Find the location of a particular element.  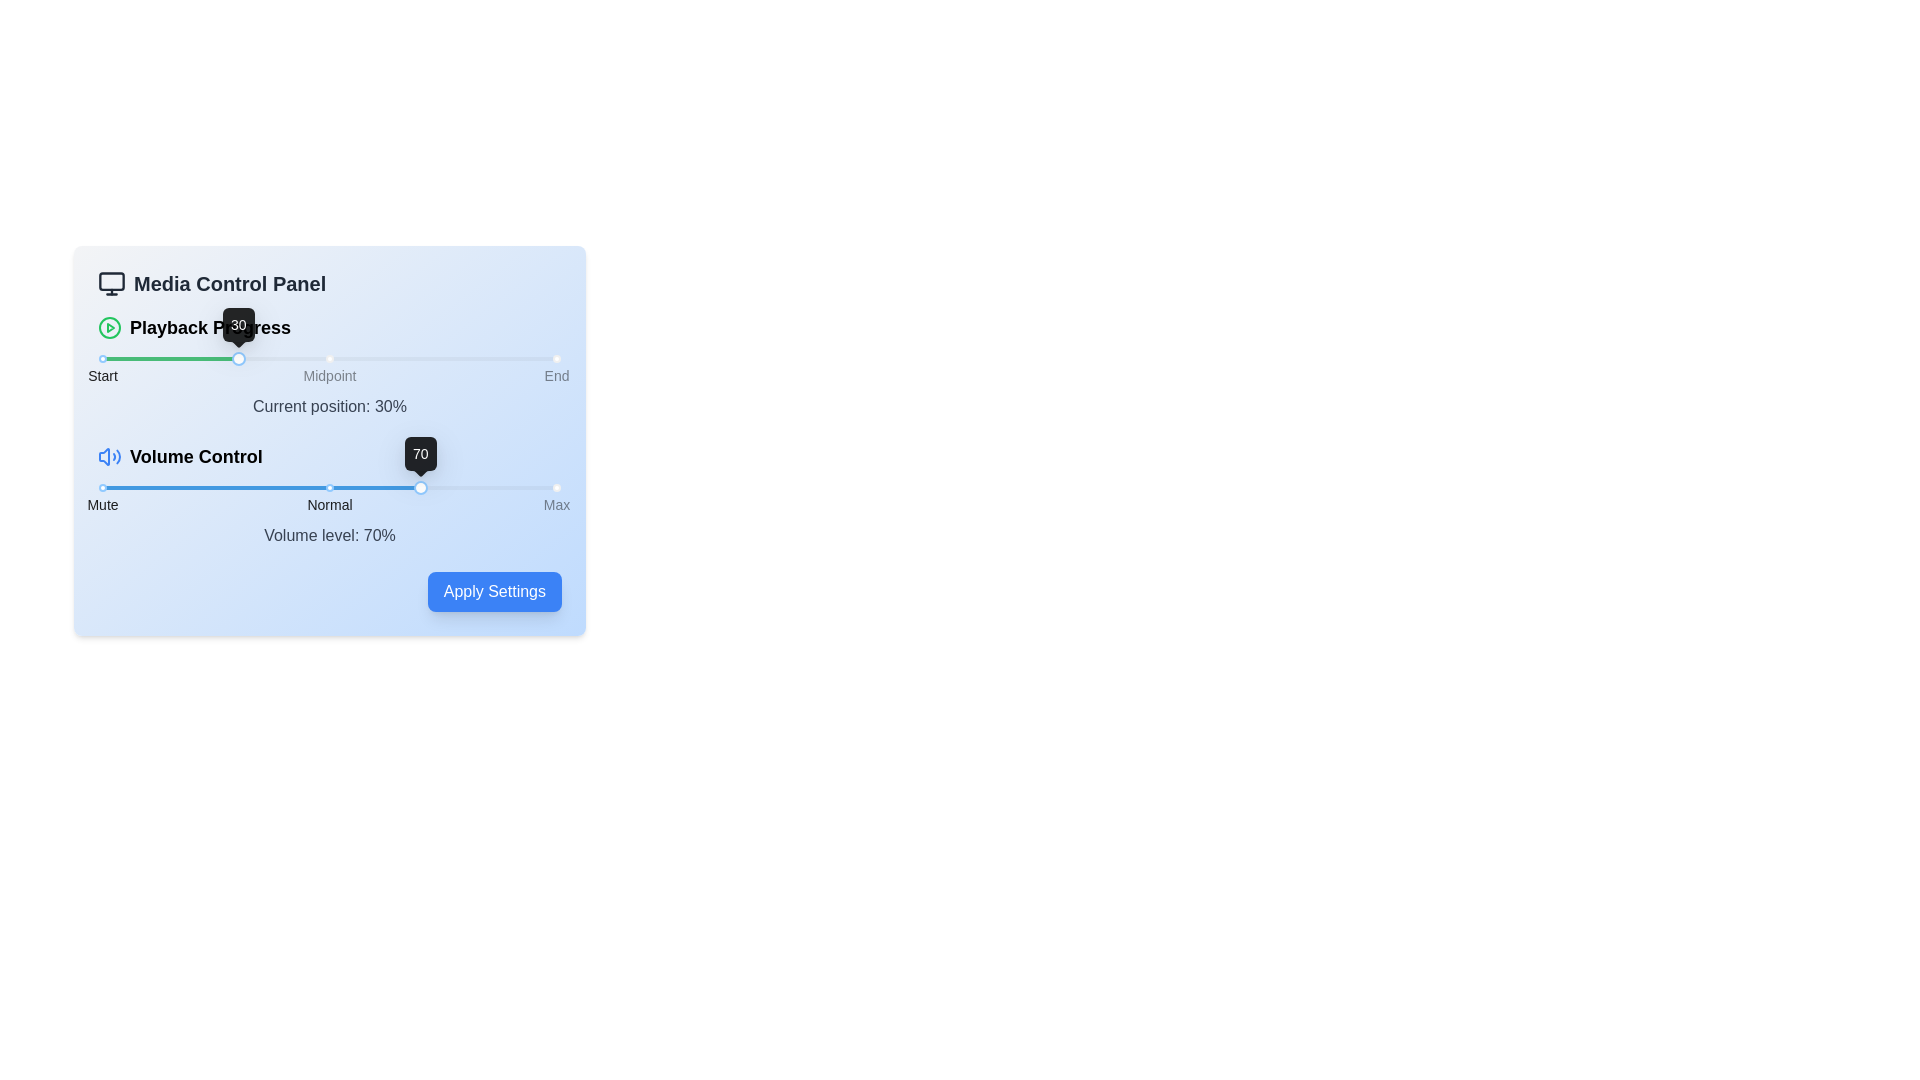

the slider is located at coordinates (488, 488).